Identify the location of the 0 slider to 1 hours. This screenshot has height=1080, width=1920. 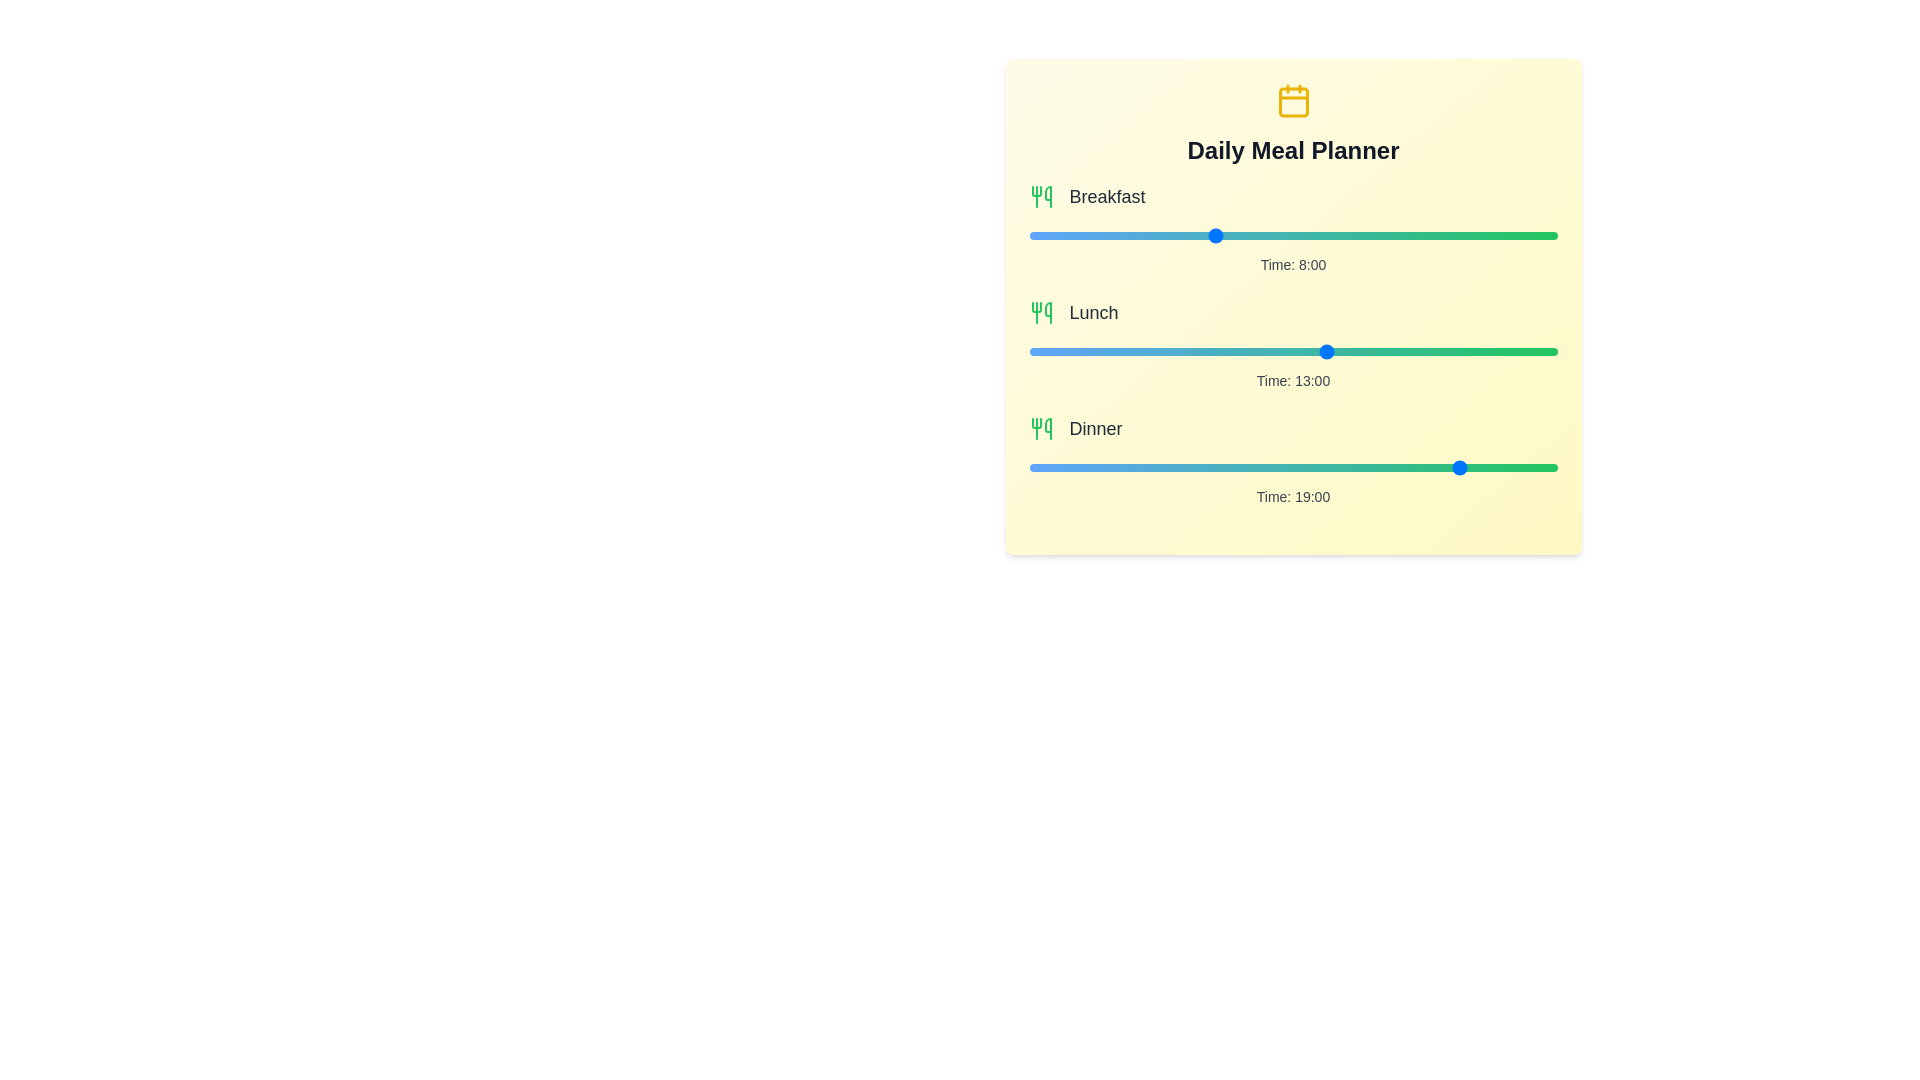
(1316, 234).